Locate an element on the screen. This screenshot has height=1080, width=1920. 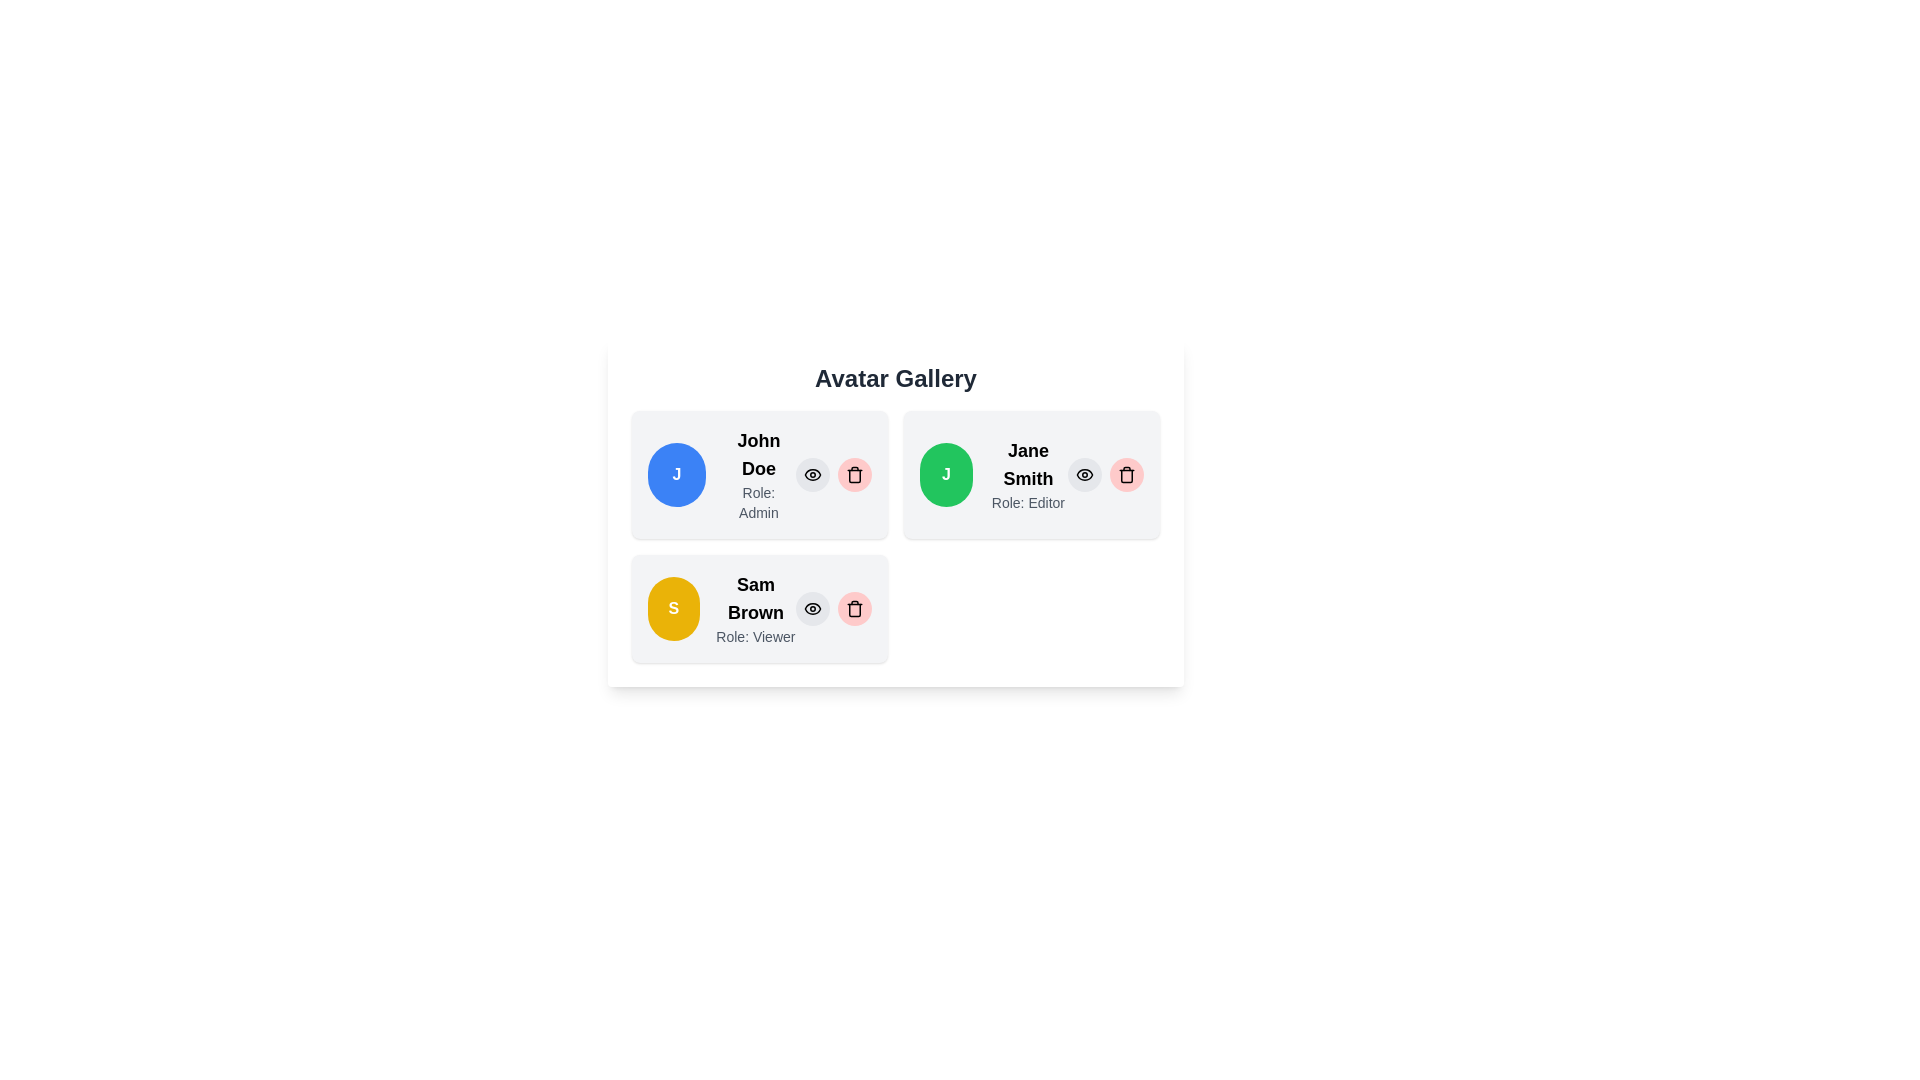
the delete button located in the lower right corner of the 'Sam Brown' card is located at coordinates (854, 608).